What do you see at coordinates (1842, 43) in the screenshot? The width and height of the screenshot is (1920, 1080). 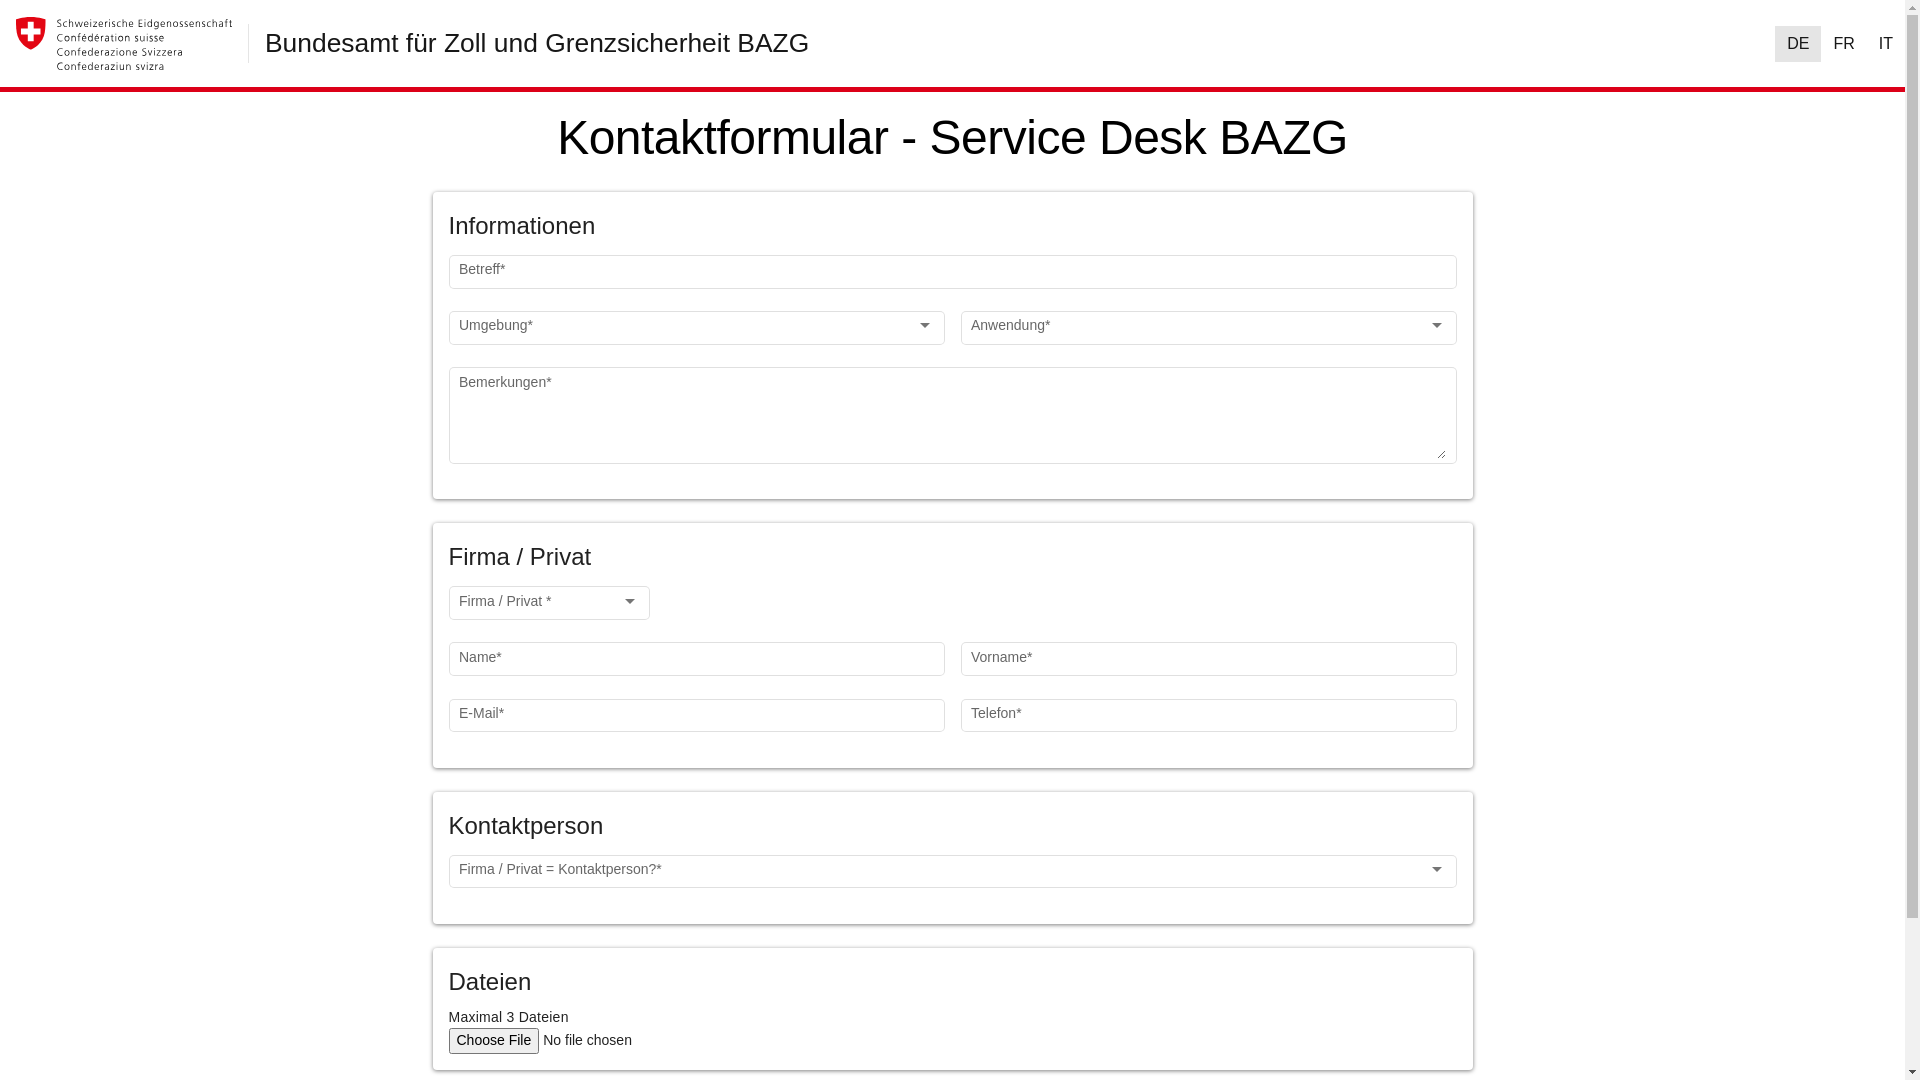 I see `'FR'` at bounding box center [1842, 43].